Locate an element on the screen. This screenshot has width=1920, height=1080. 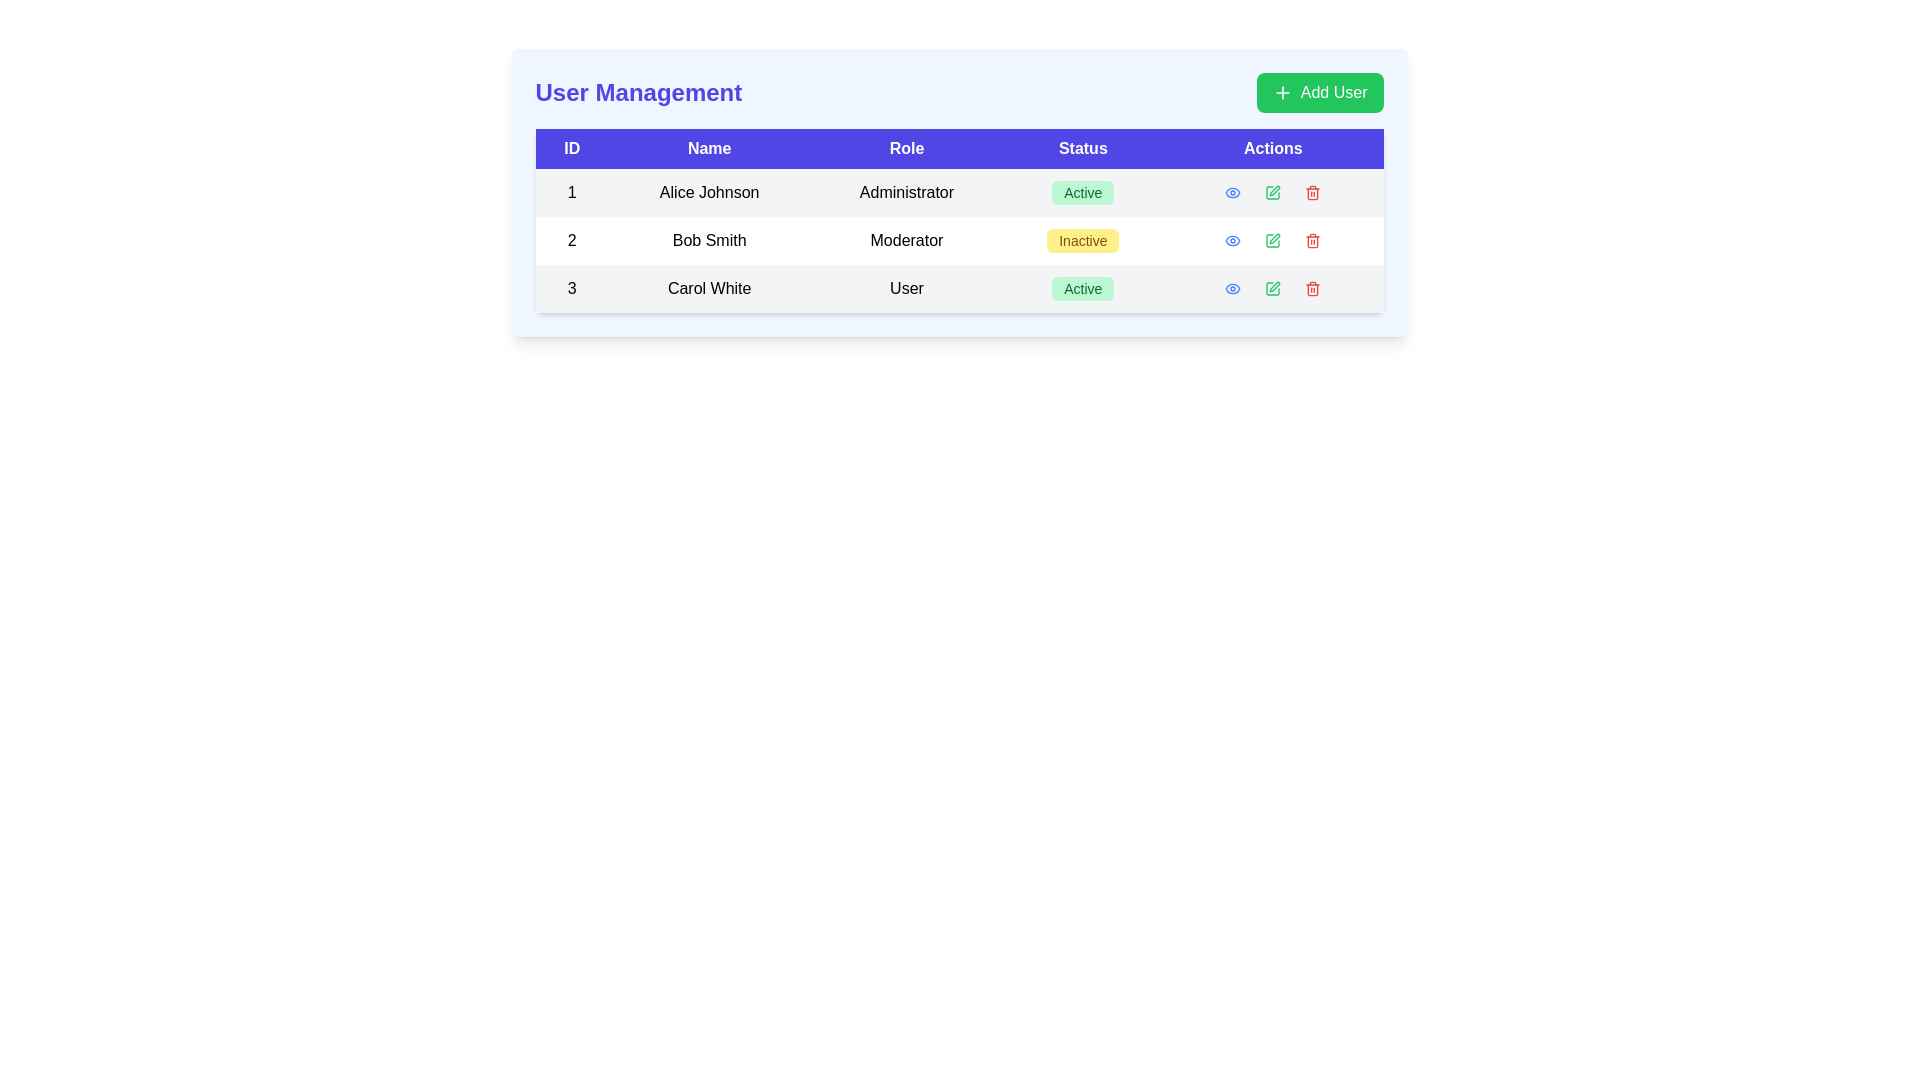
the blue eye-shaped icon in the first row of the 'Actions' column of the user management table is located at coordinates (1232, 192).